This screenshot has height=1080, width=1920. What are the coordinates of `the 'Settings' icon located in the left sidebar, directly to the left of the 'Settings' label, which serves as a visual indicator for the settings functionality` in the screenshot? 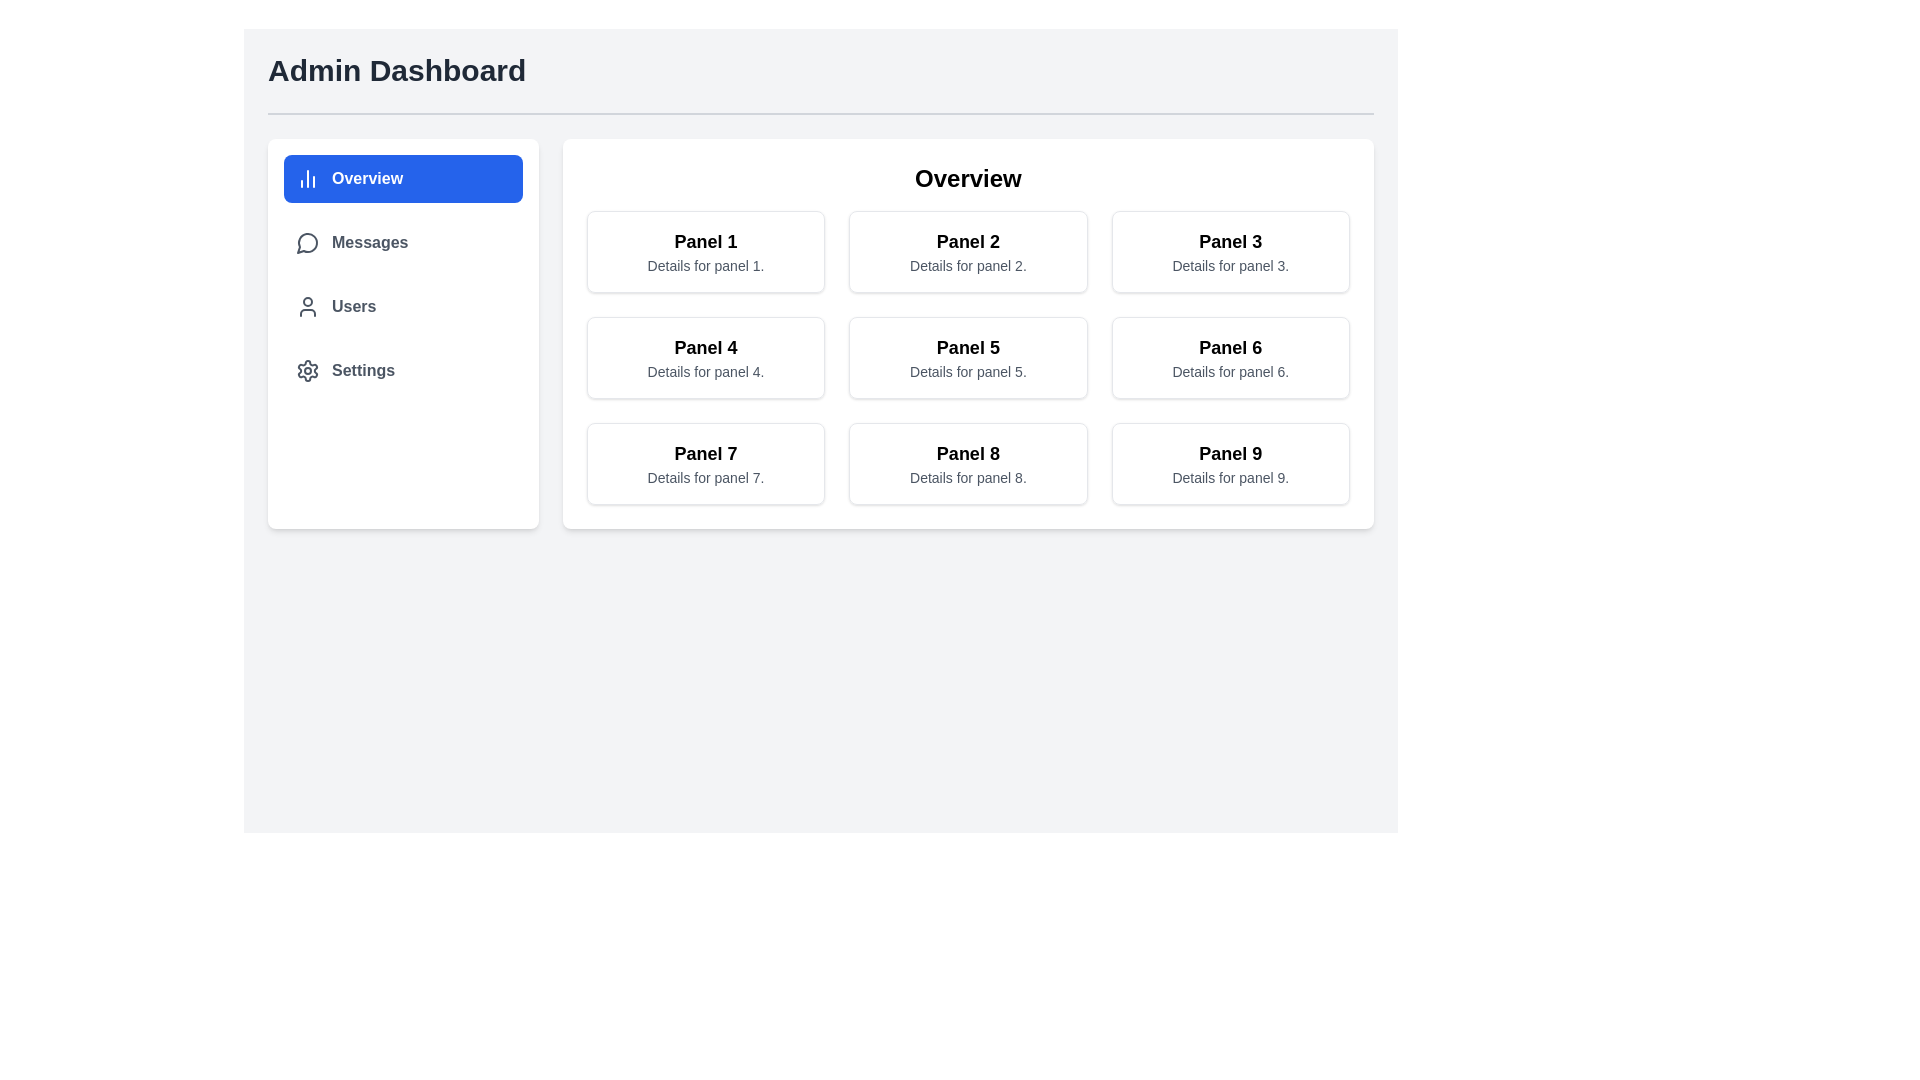 It's located at (306, 370).